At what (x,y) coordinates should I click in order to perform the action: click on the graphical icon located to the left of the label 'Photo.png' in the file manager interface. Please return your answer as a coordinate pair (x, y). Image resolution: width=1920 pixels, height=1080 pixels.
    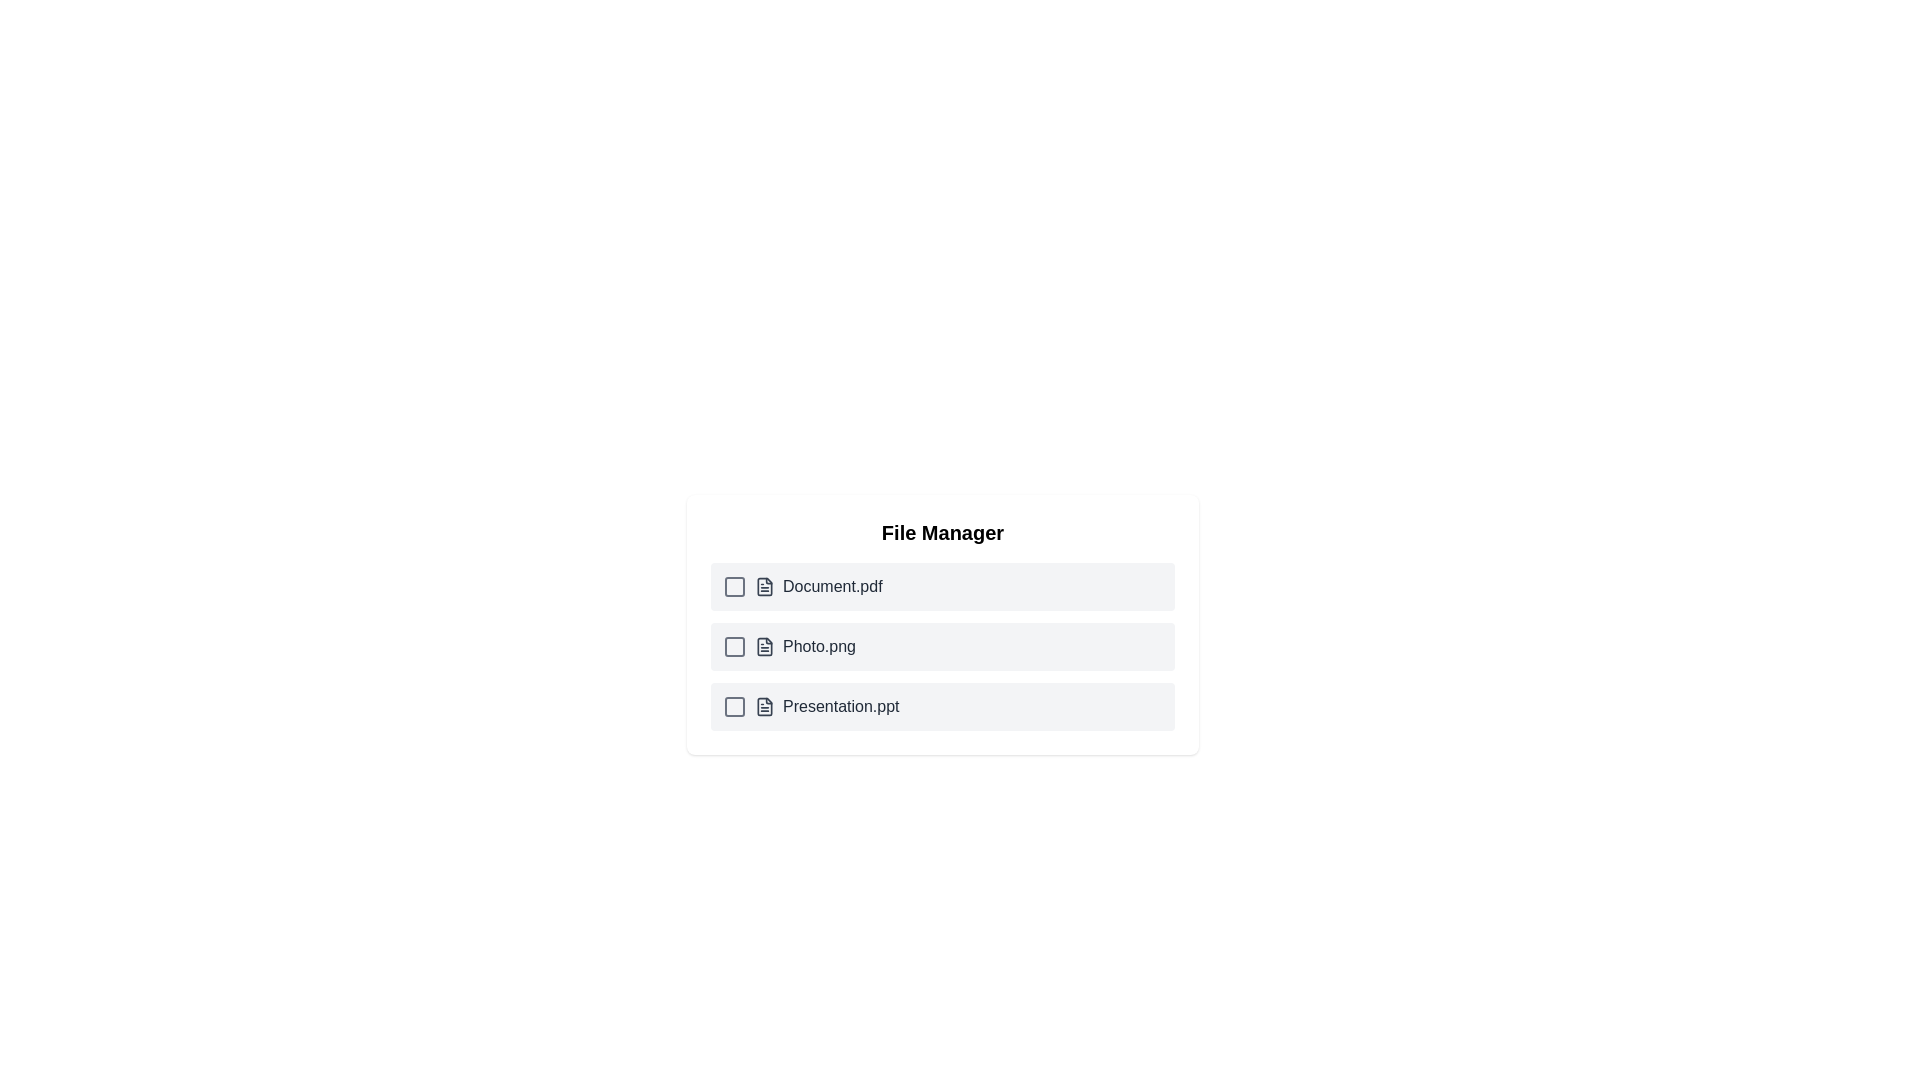
    Looking at the image, I should click on (733, 647).